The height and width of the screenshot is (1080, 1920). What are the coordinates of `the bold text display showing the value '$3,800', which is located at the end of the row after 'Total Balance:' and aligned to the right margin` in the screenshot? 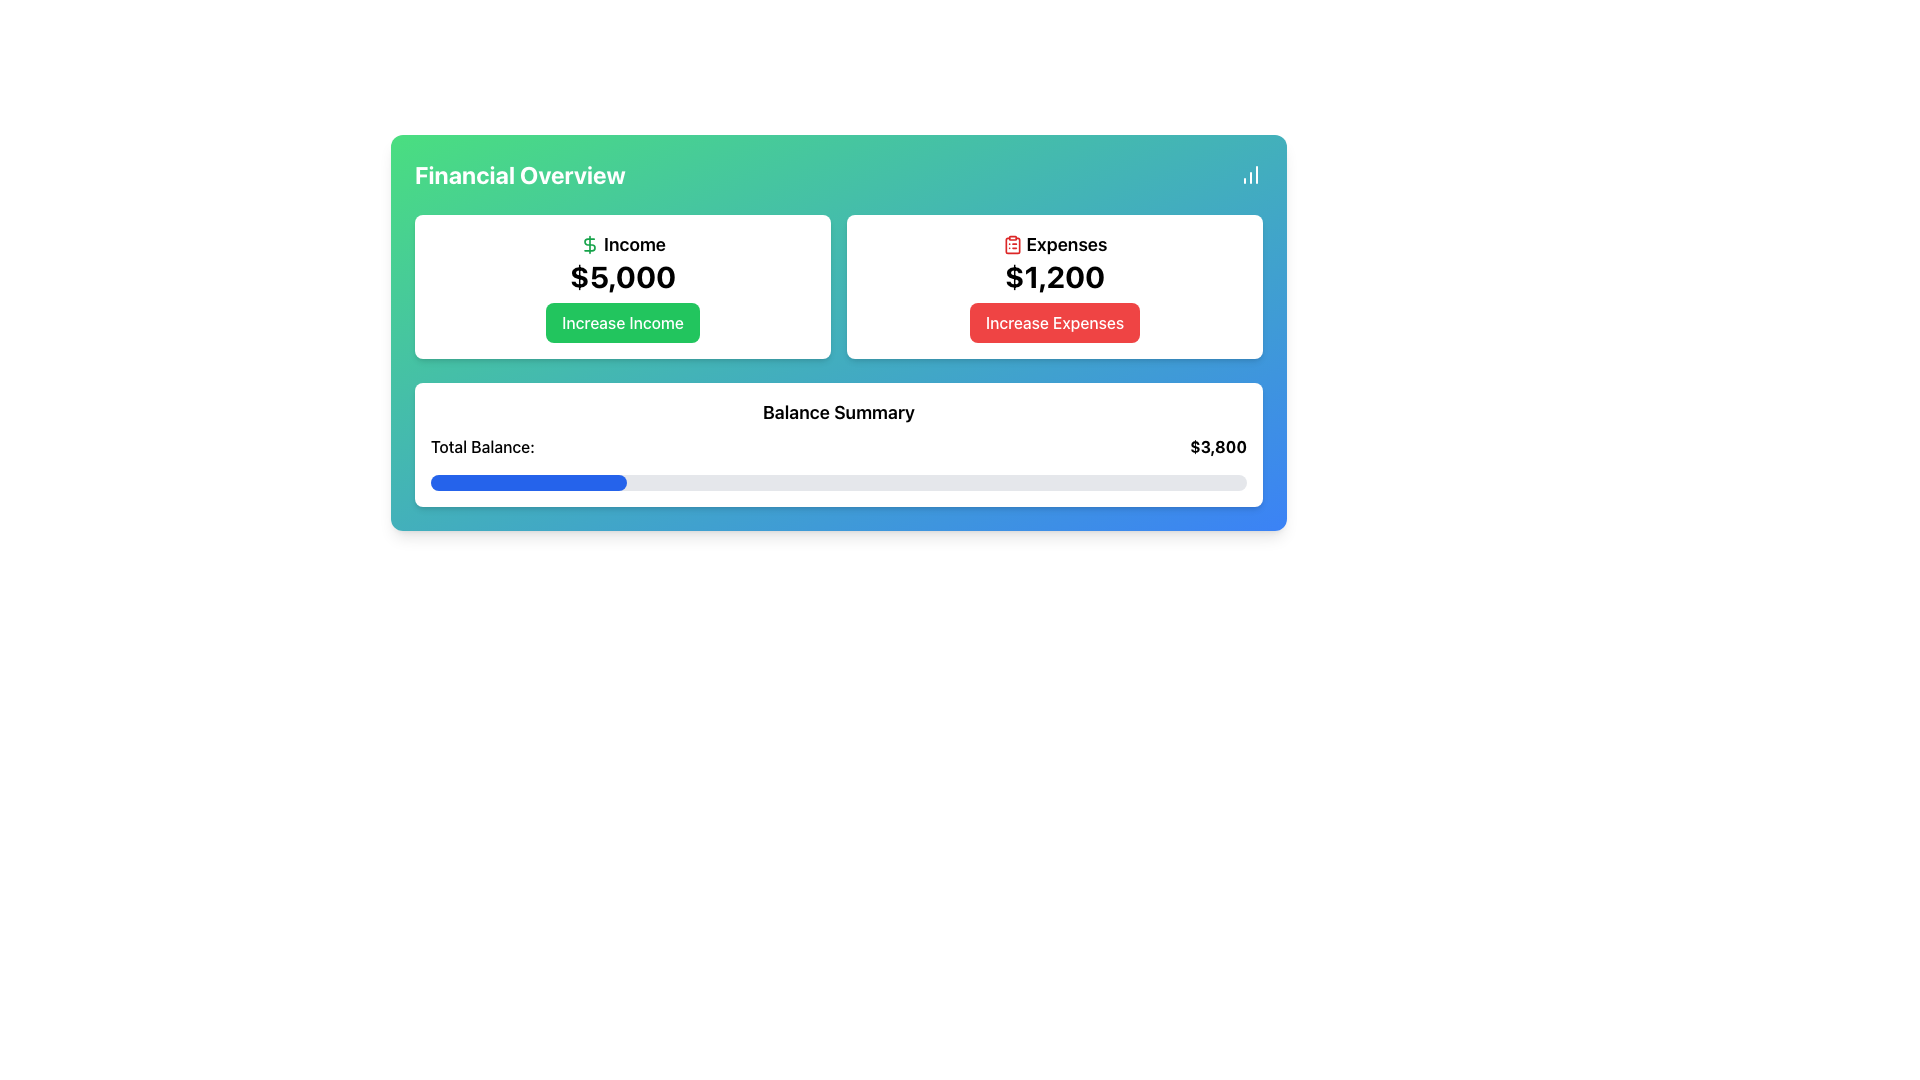 It's located at (1217, 446).